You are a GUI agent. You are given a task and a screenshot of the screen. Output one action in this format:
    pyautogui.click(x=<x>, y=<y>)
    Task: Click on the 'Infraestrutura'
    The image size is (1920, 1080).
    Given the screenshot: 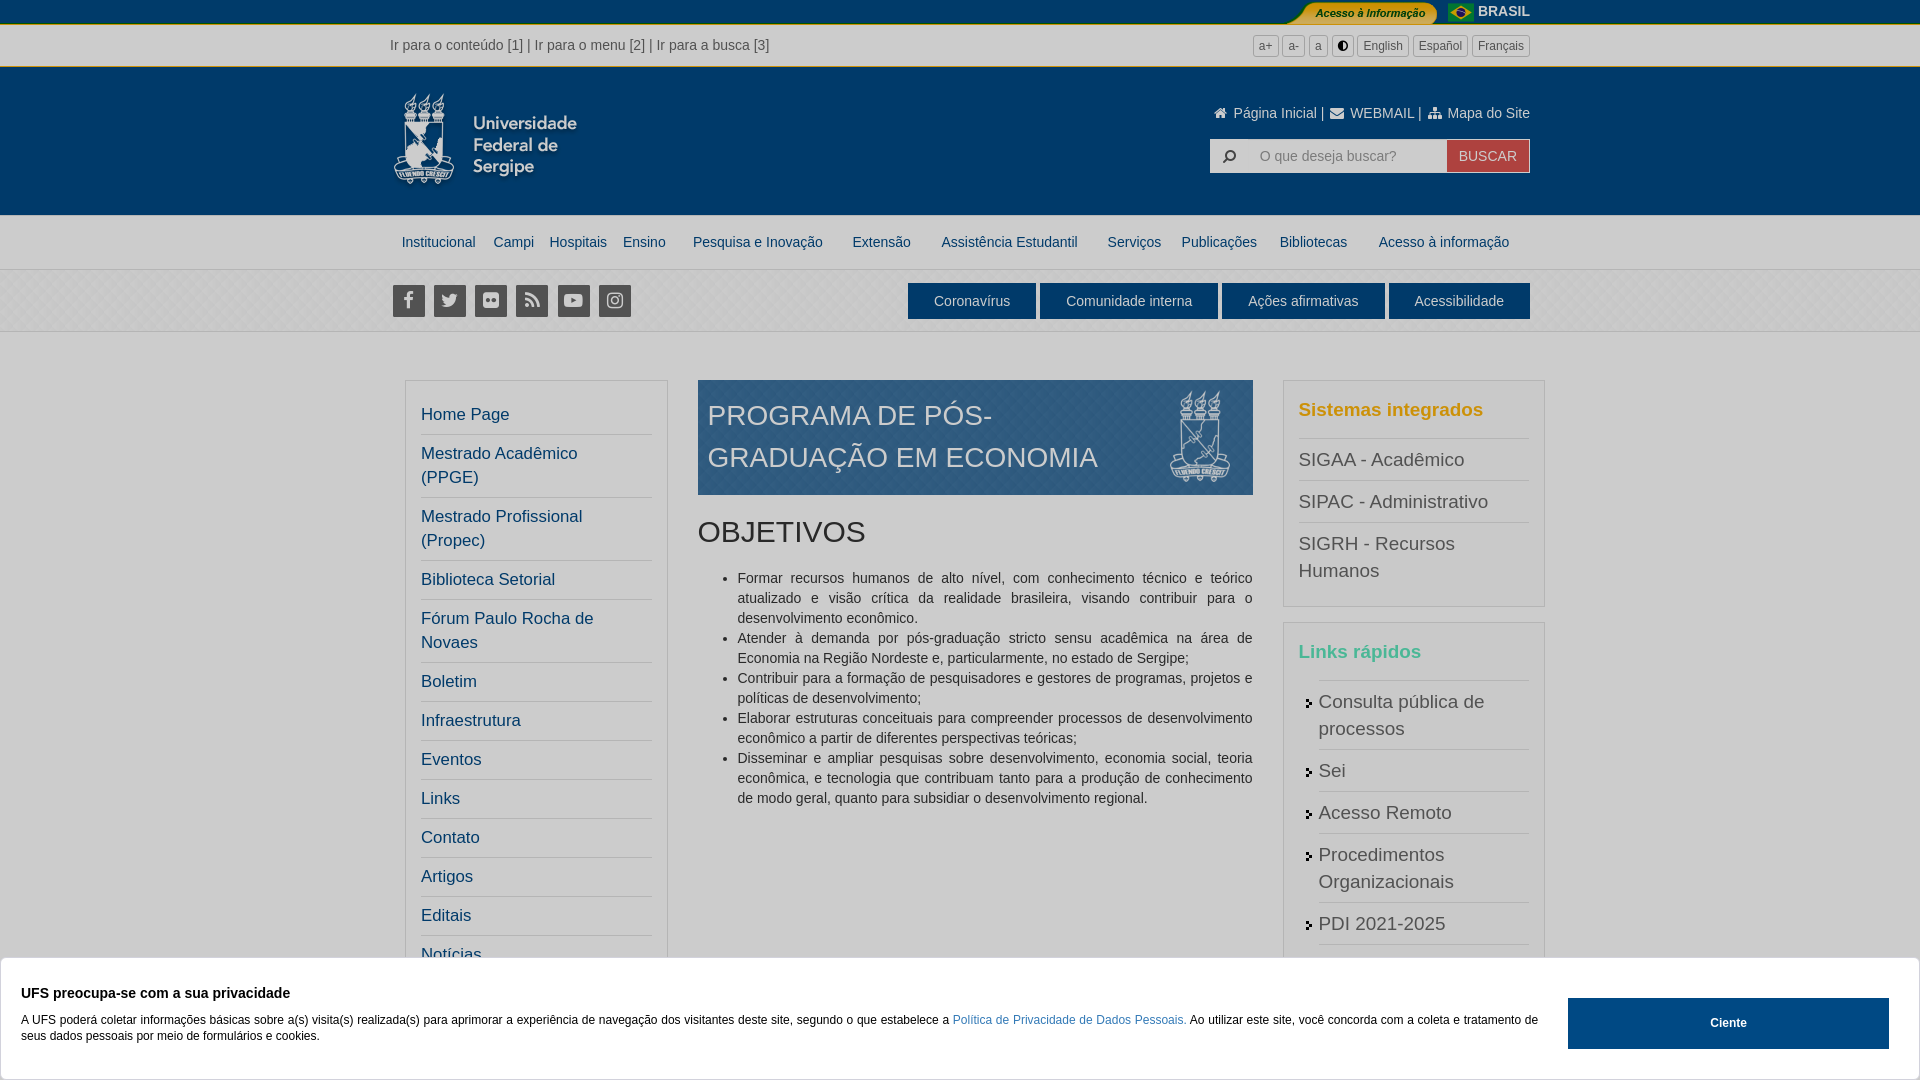 What is the action you would take?
    pyautogui.click(x=469, y=721)
    